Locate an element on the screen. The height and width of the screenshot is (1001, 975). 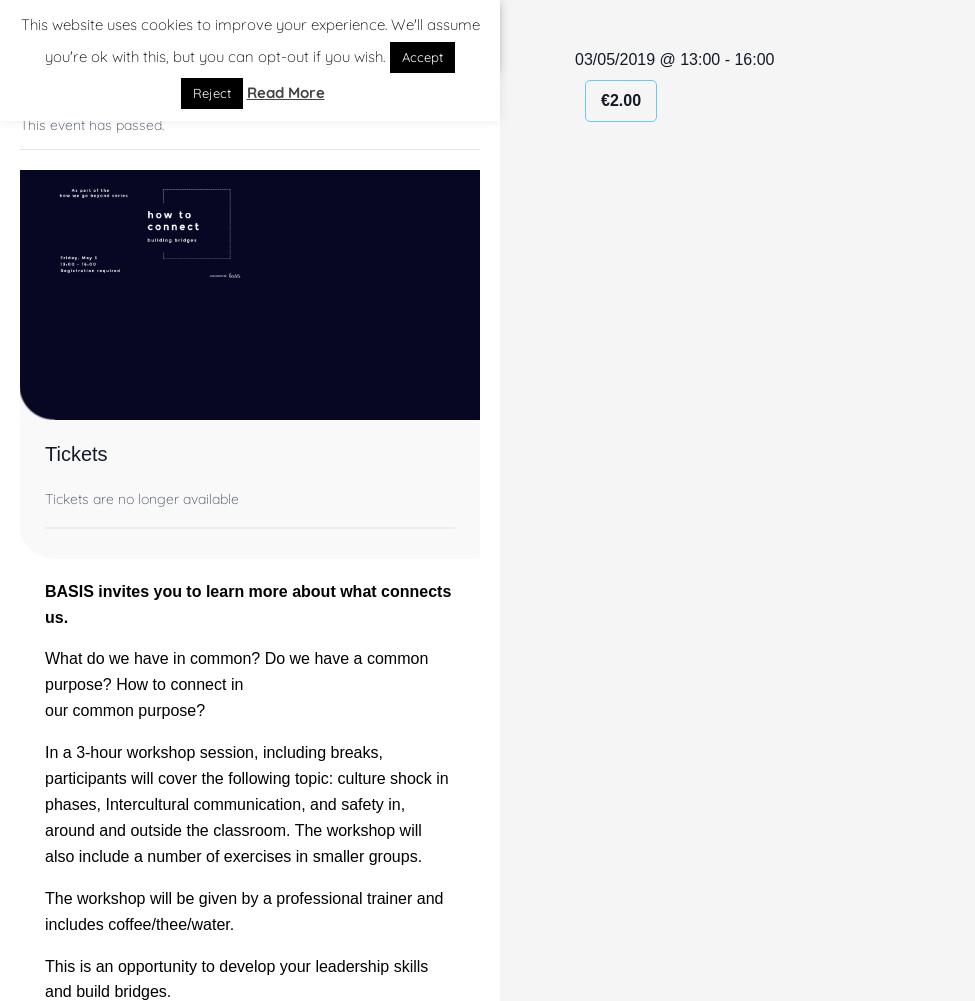
'What do we have in common? Do we have a common purpose? How to connect in' is located at coordinates (45, 670).